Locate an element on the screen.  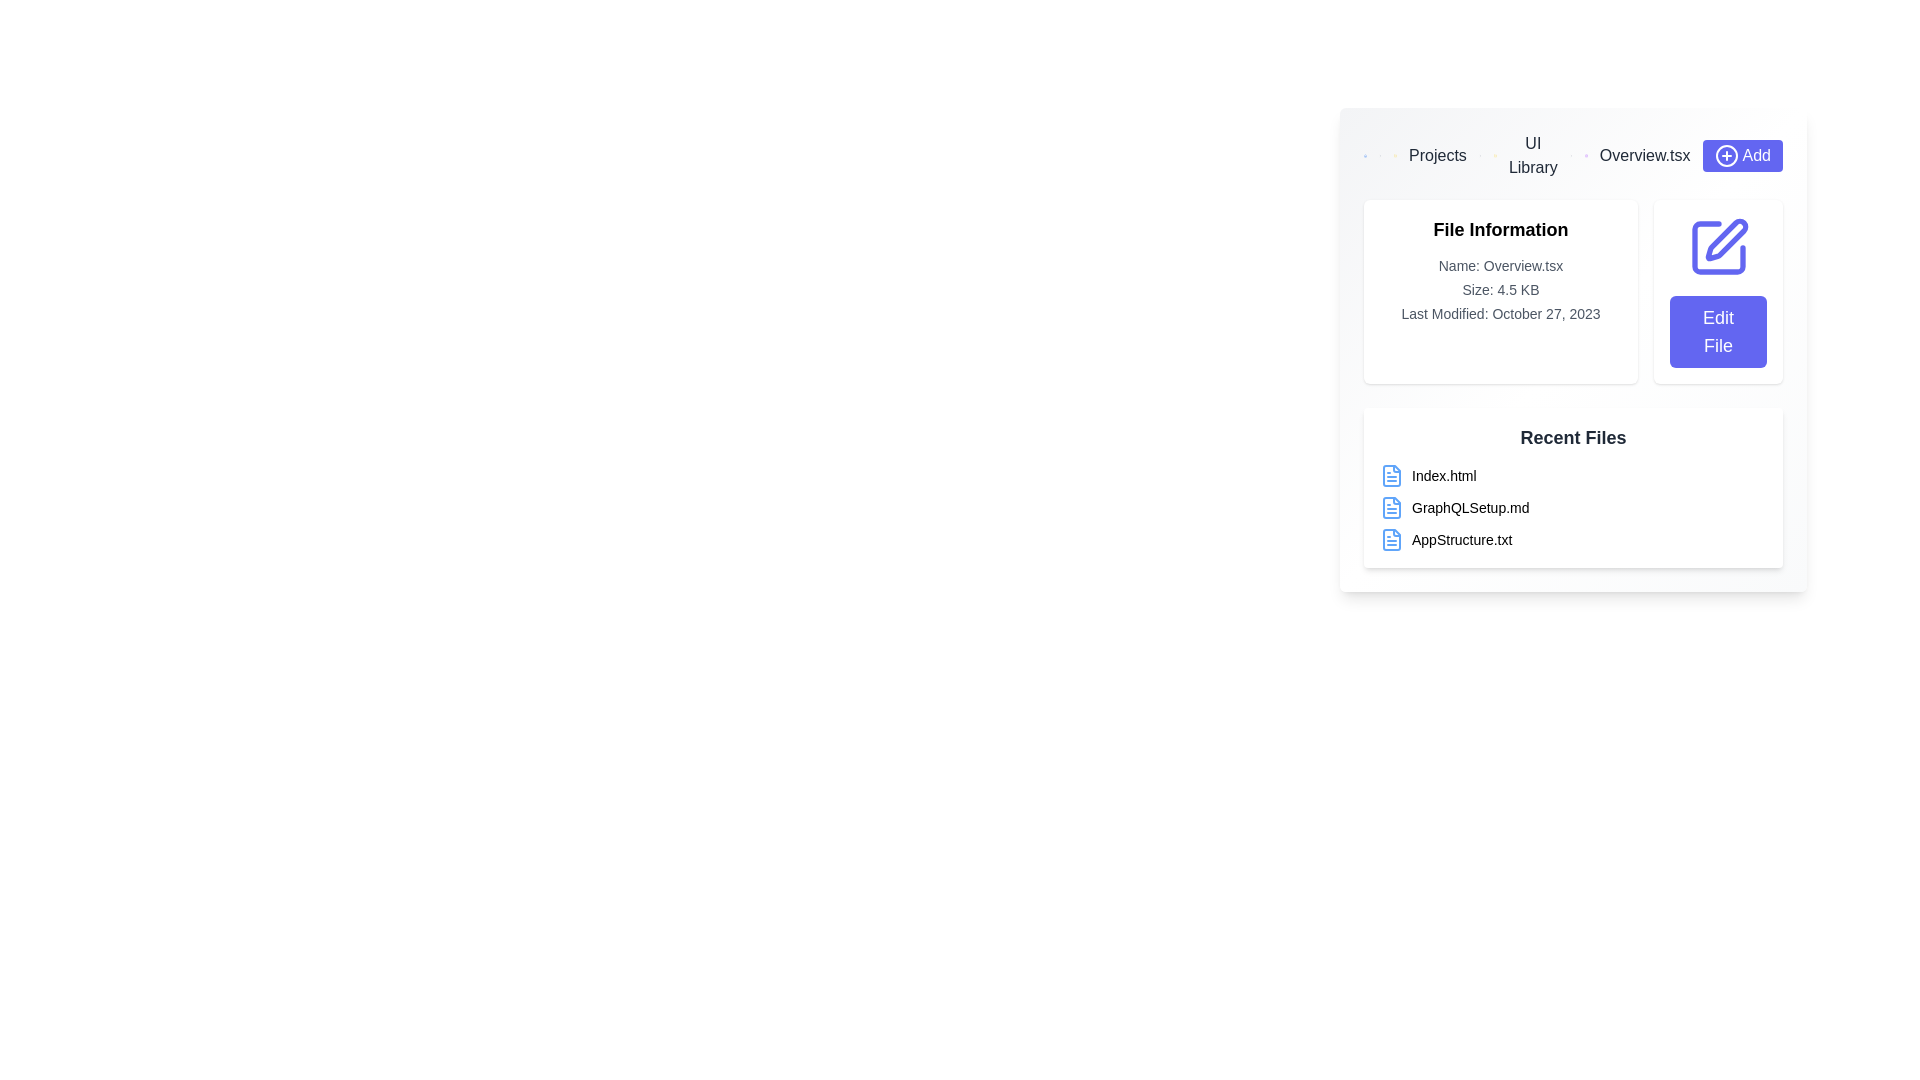
the circular SVG icon with a plus sign in the center, which is part of the 'Add' button located in the top right corner of the UI card is located at coordinates (1725, 154).